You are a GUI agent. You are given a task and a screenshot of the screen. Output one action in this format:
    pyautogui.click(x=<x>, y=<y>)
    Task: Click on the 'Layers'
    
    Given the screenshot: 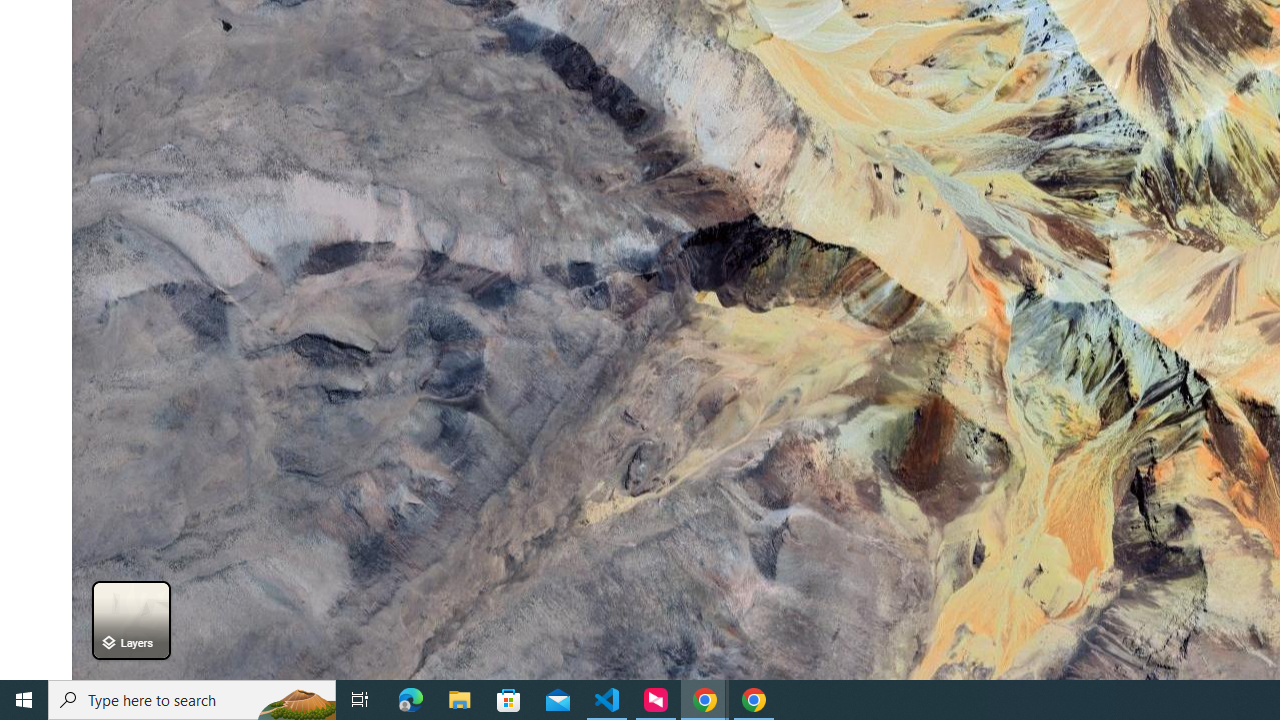 What is the action you would take?
    pyautogui.click(x=130, y=619)
    